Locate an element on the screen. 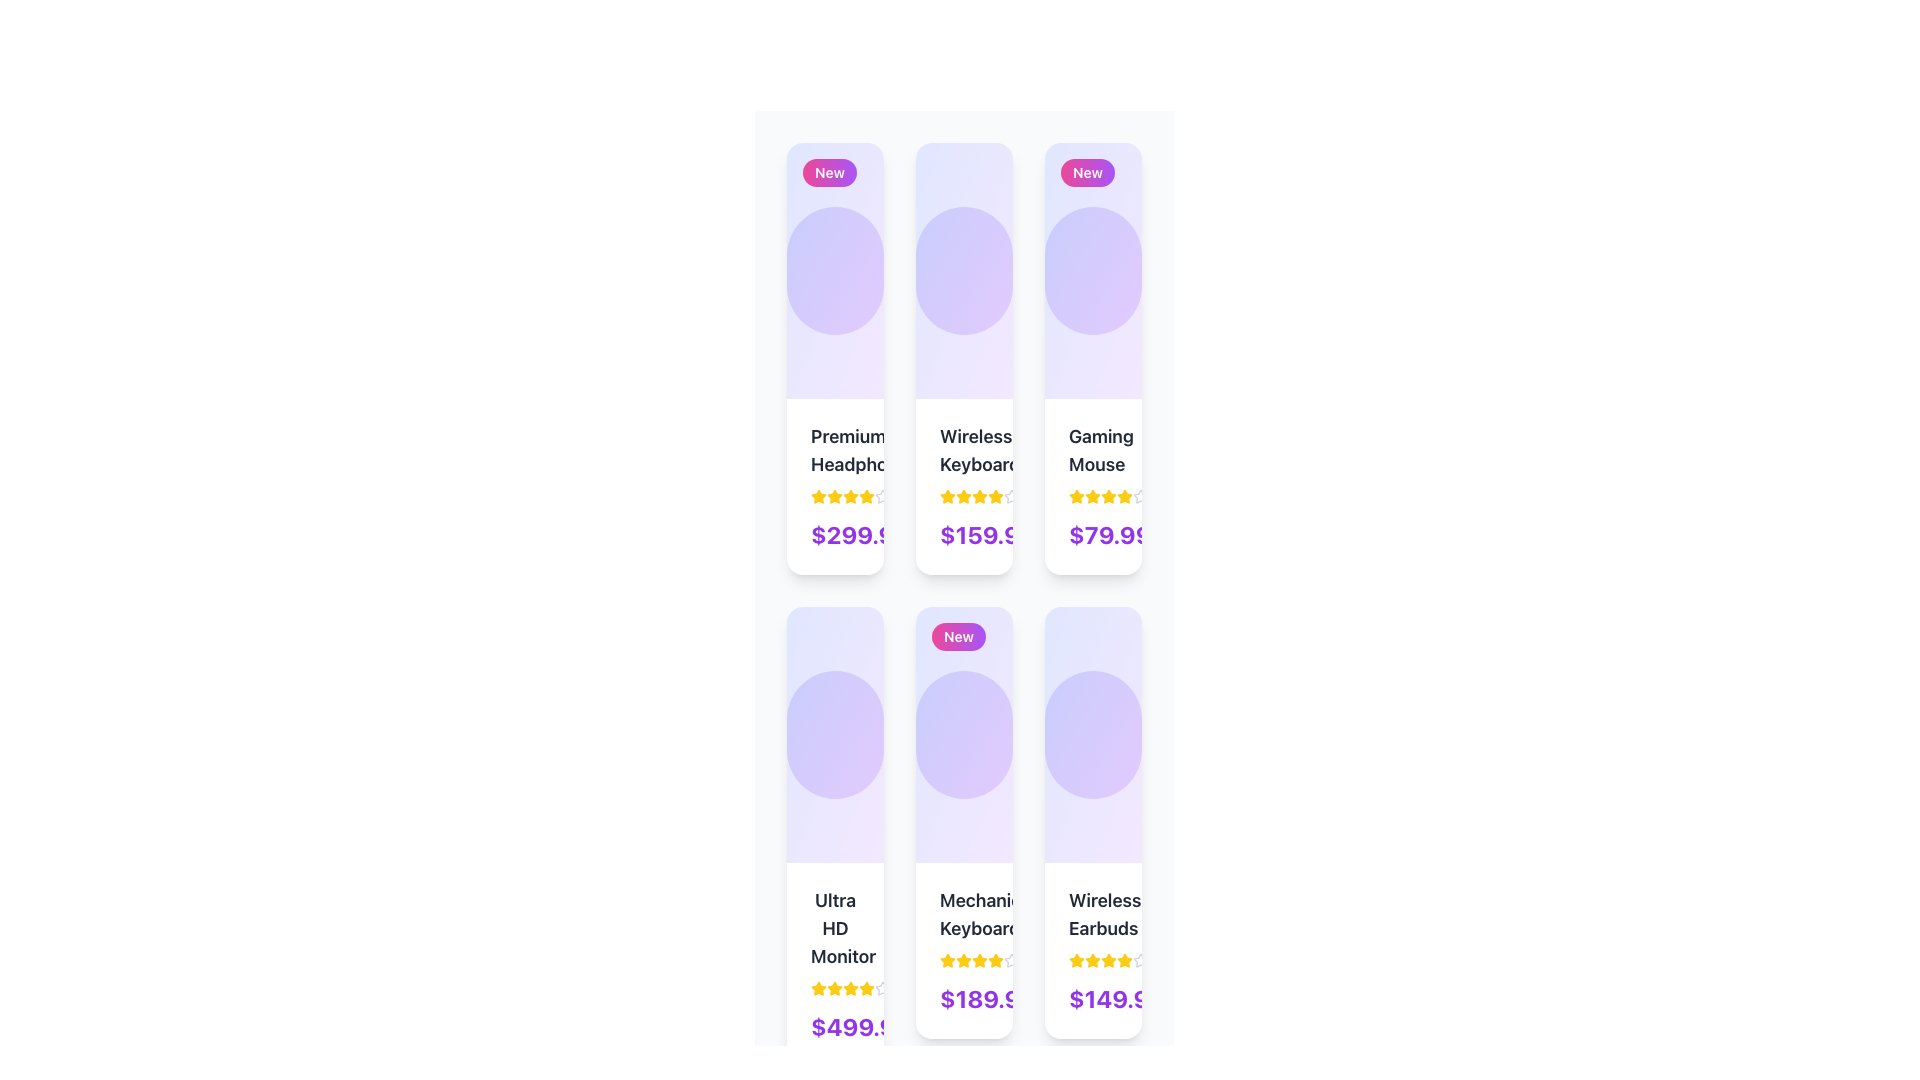  the third star icon in the rating system located below the 'Wireless Earbuds' item card is located at coordinates (1107, 959).